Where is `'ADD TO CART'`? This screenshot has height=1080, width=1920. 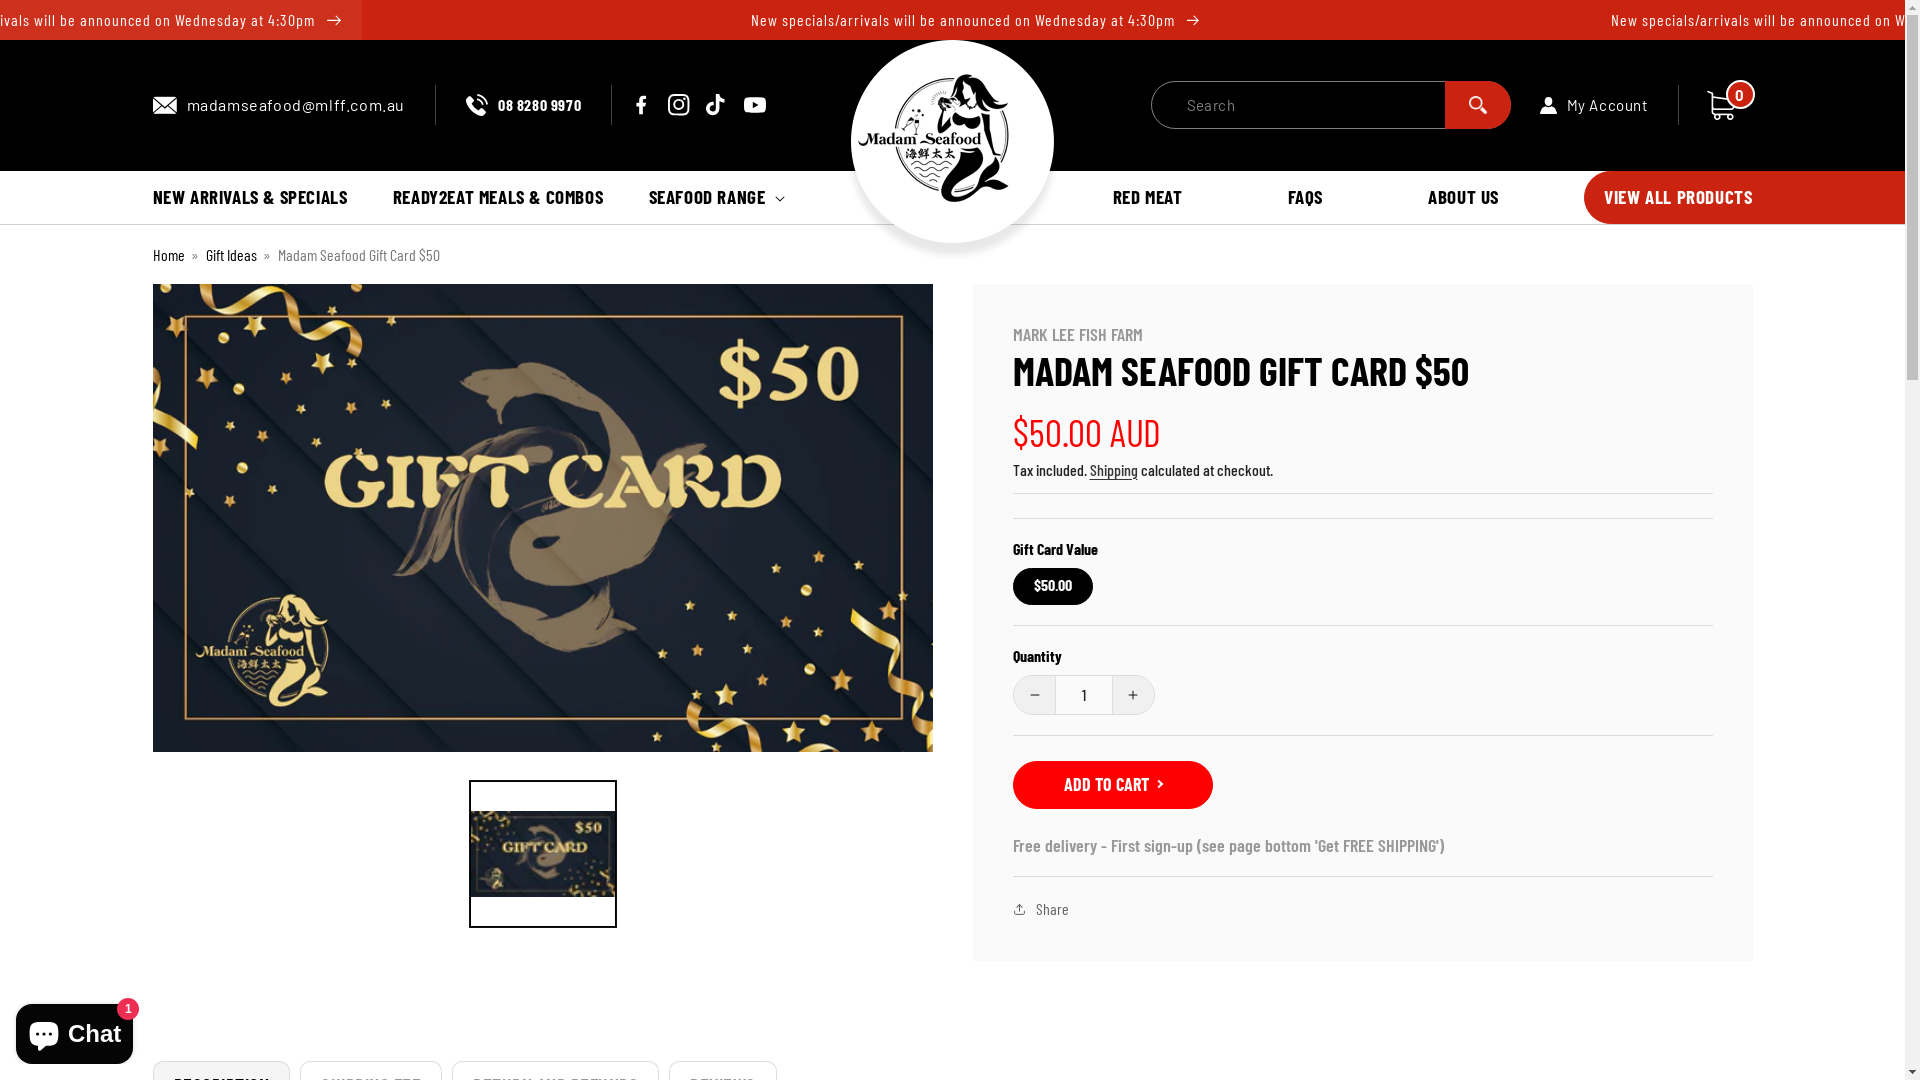 'ADD TO CART' is located at coordinates (1111, 784).